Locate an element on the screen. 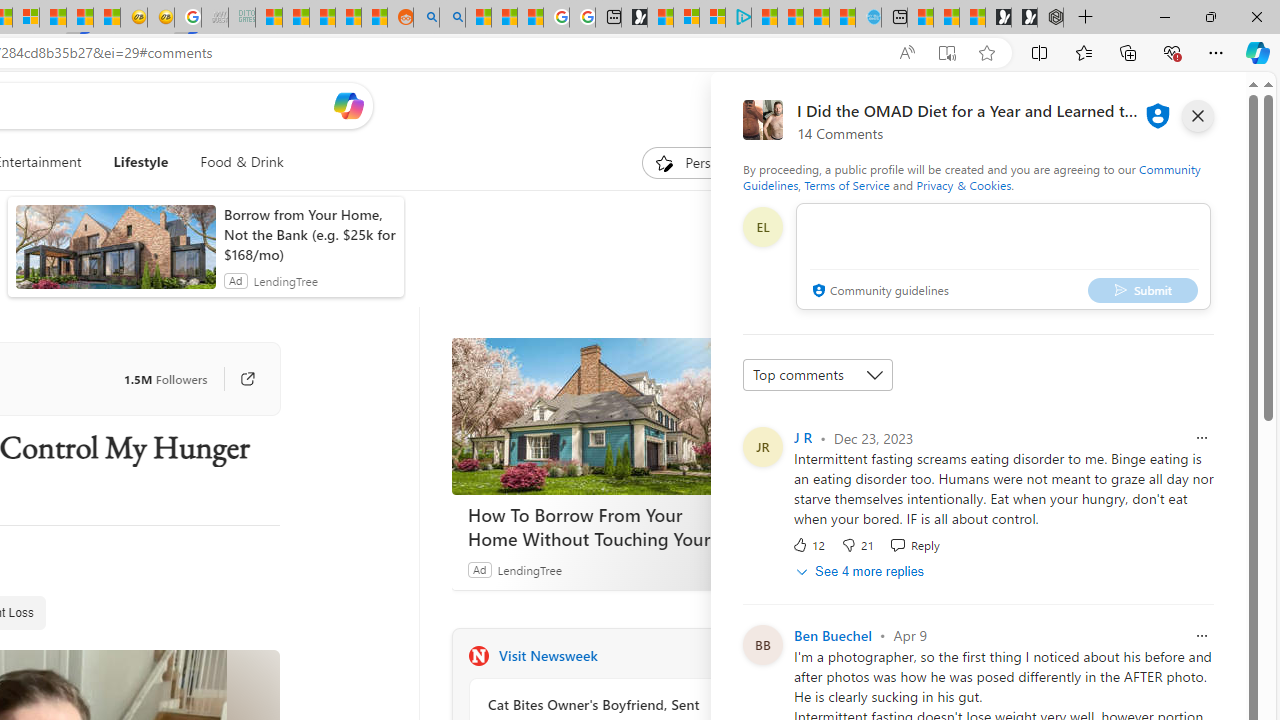 The image size is (1280, 720). 'Reply Reply Comment' is located at coordinates (913, 545).